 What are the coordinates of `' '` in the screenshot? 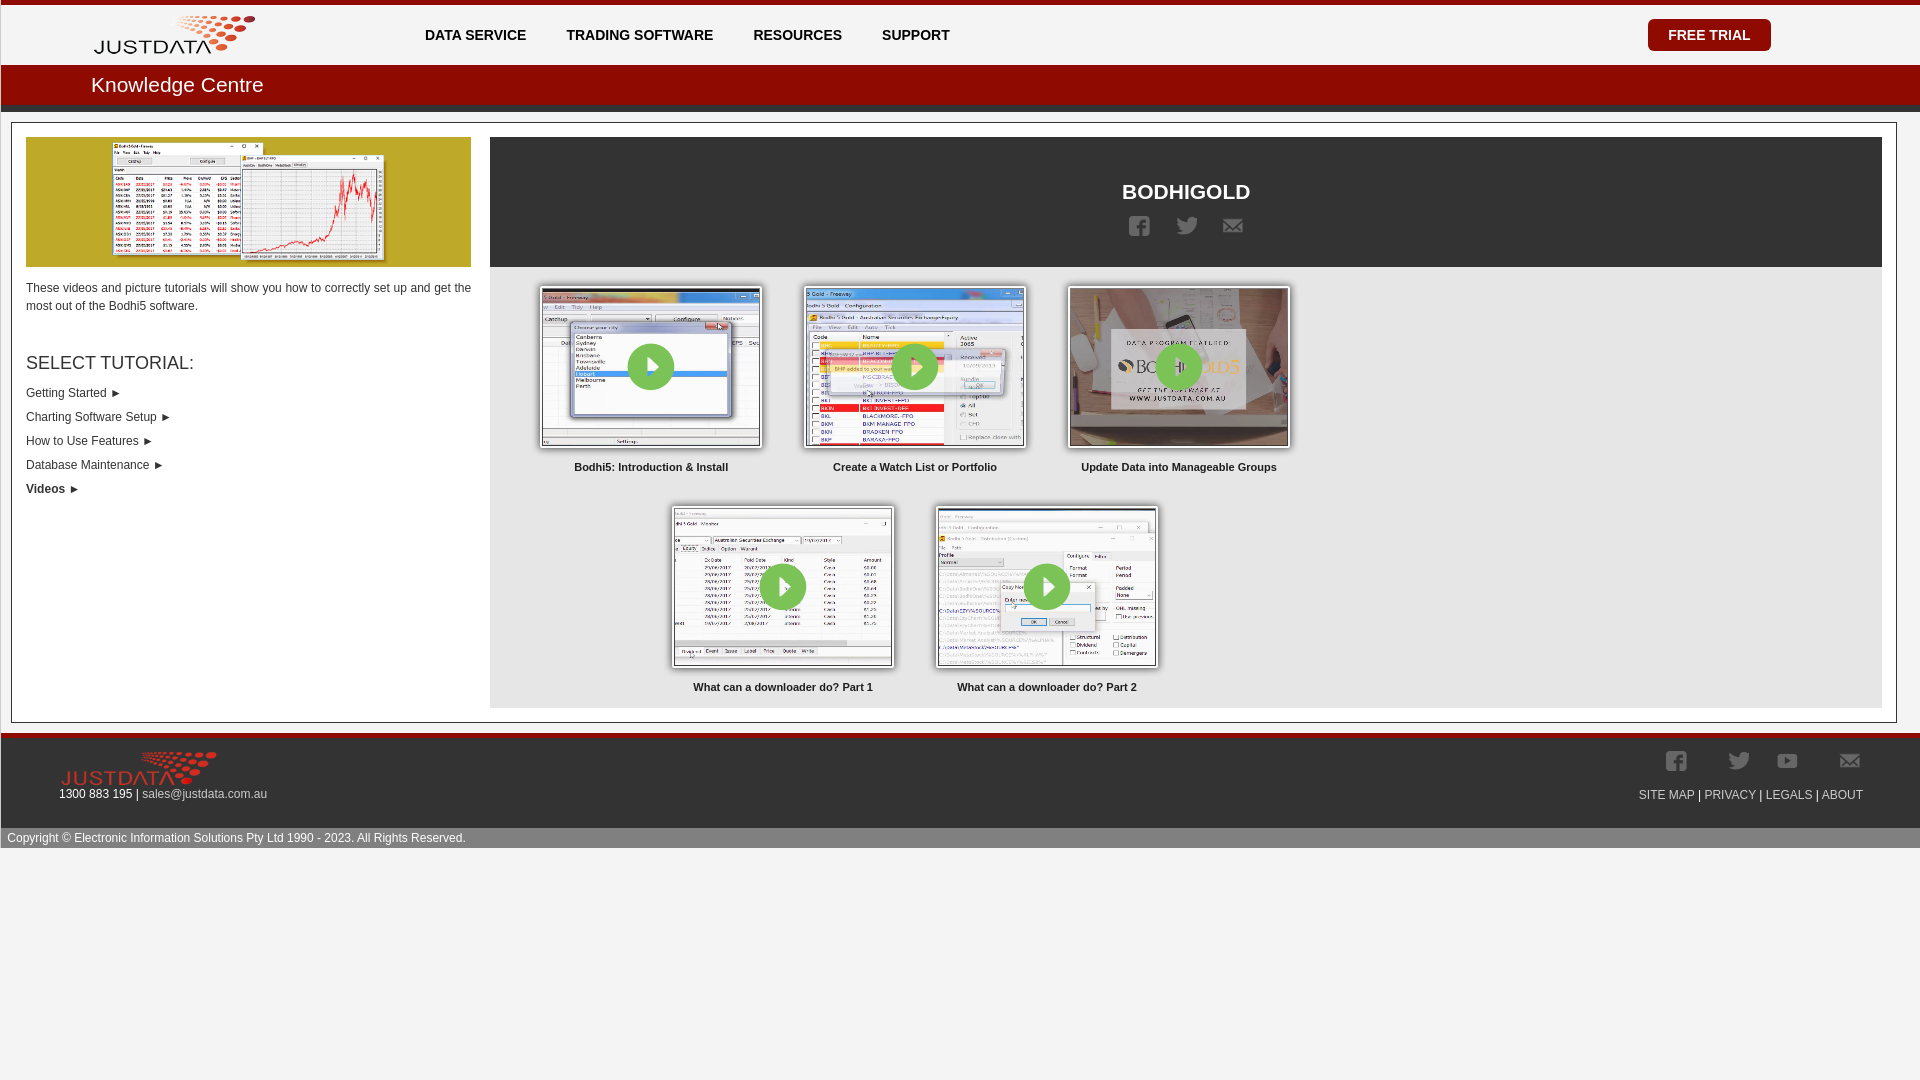 It's located at (1737, 760).